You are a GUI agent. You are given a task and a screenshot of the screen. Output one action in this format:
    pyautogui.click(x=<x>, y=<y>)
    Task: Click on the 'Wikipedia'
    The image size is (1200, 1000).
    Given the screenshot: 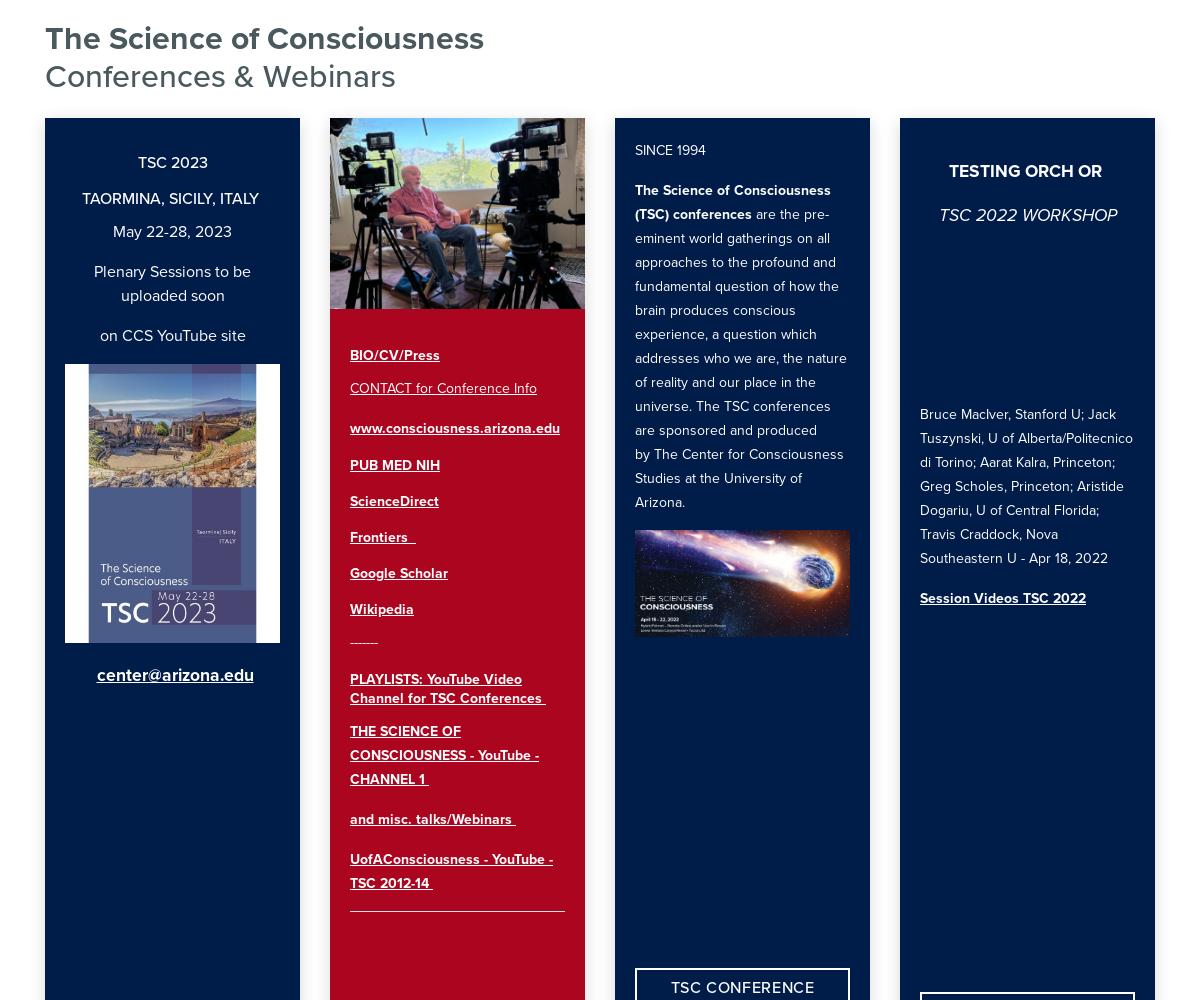 What is the action you would take?
    pyautogui.click(x=381, y=607)
    